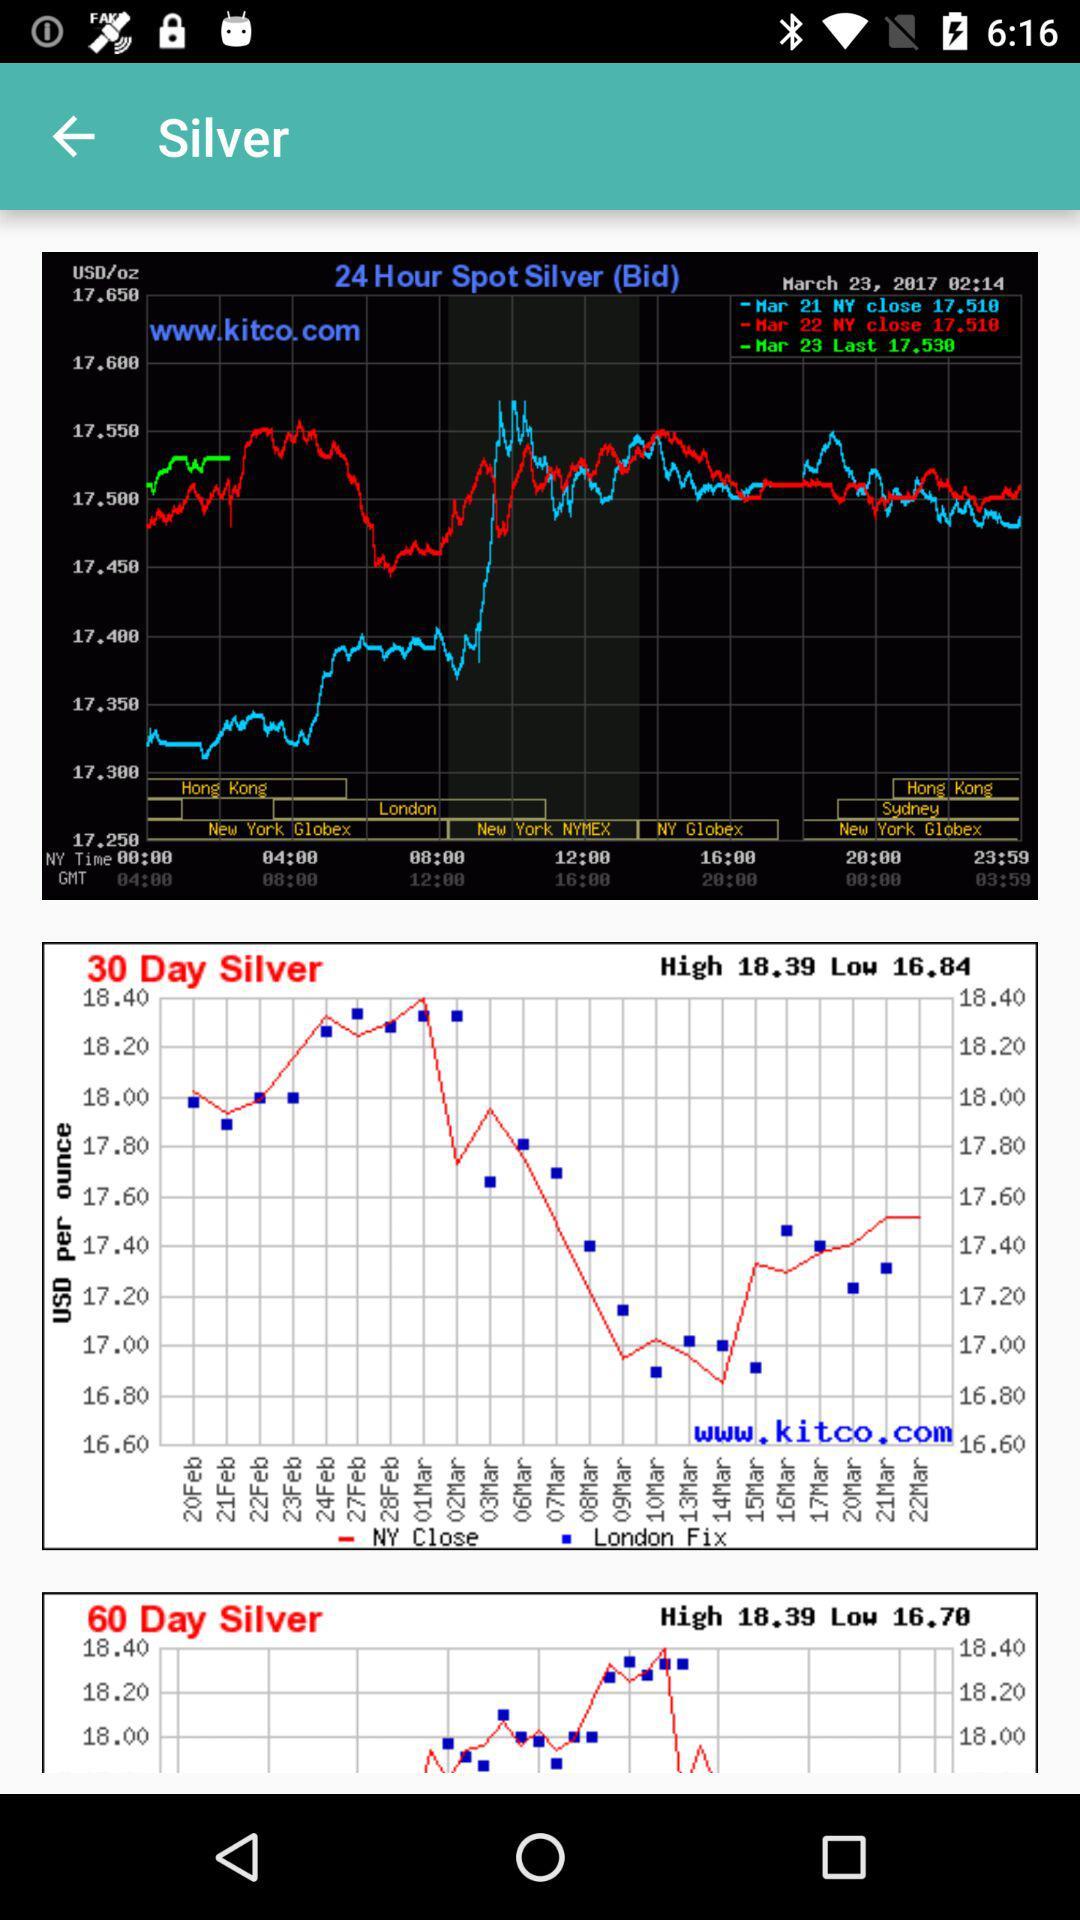 This screenshot has width=1080, height=1920. Describe the element at coordinates (72, 135) in the screenshot. I see `the app next to silver app` at that location.